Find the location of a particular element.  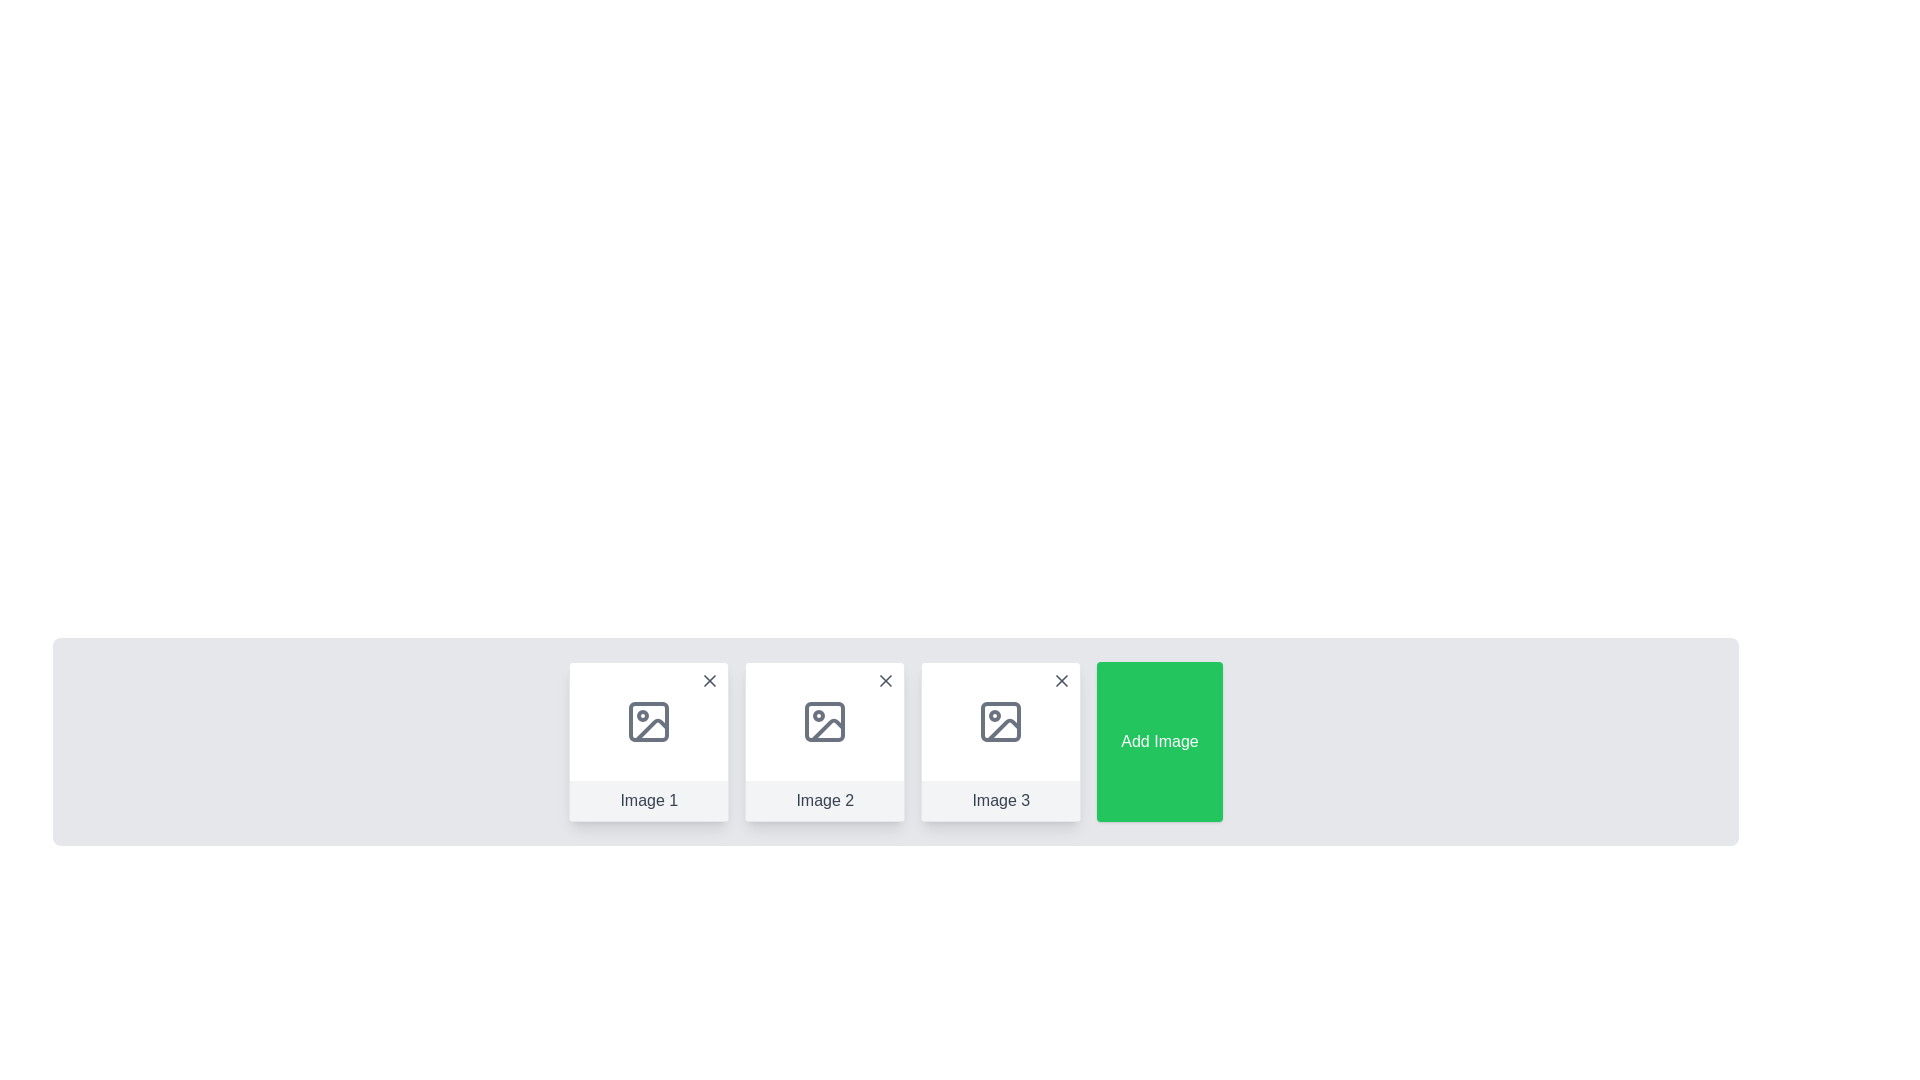

the Close icon (button) represented by an 'X' symbol in gray tones located at the top-right corner of the card labeled 'Image 2' is located at coordinates (885, 680).